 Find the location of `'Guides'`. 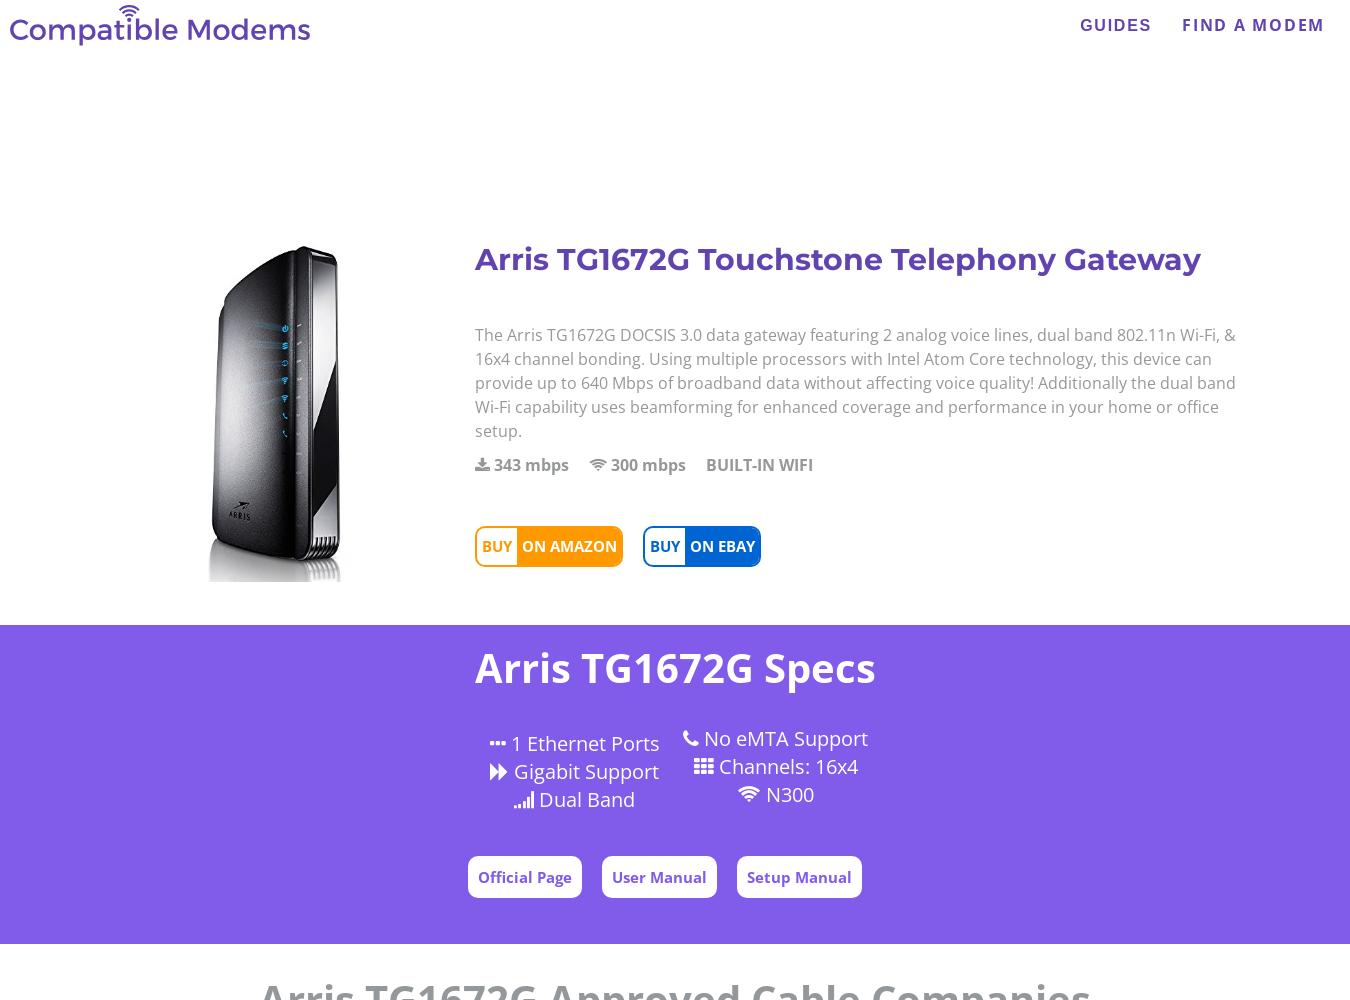

'Guides' is located at coordinates (1116, 25).